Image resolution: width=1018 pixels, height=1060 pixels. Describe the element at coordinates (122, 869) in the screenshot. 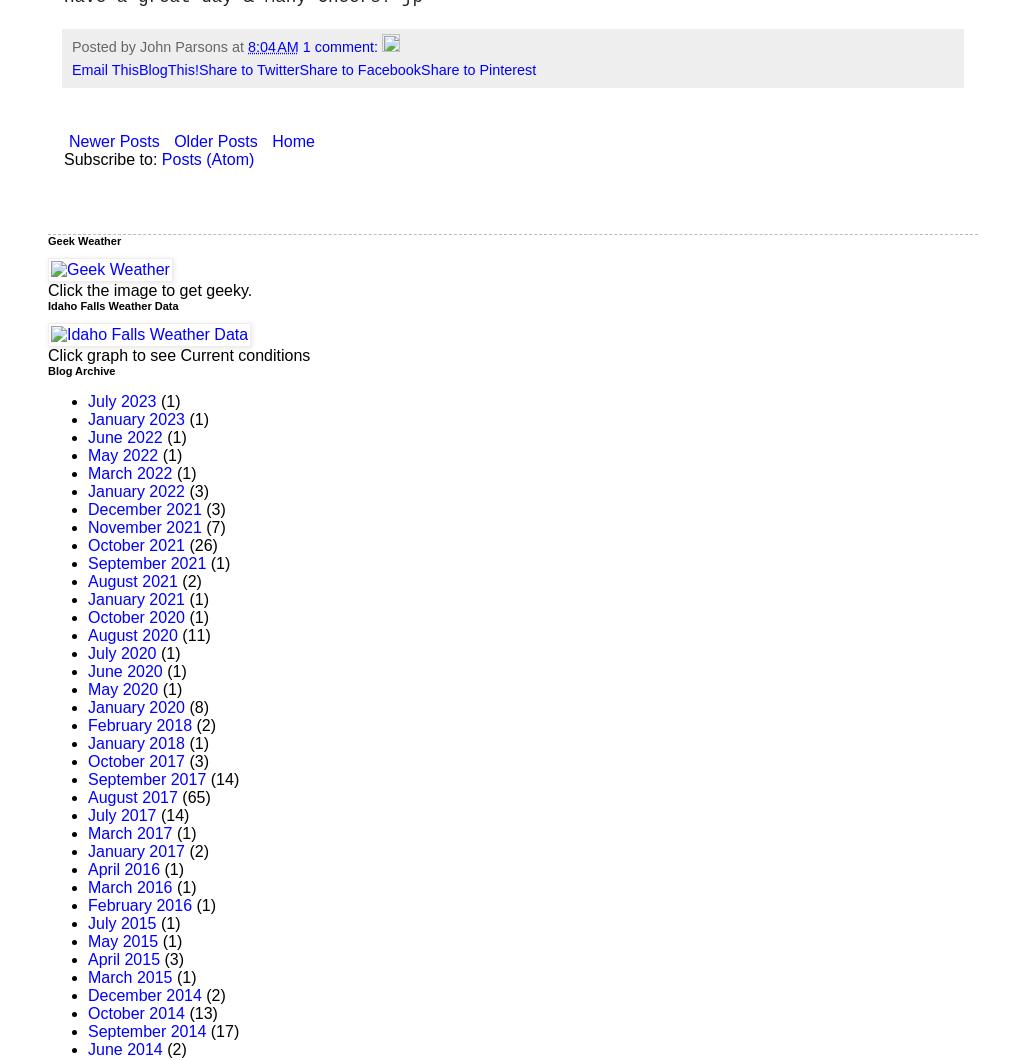

I see `'April 2016'` at that location.